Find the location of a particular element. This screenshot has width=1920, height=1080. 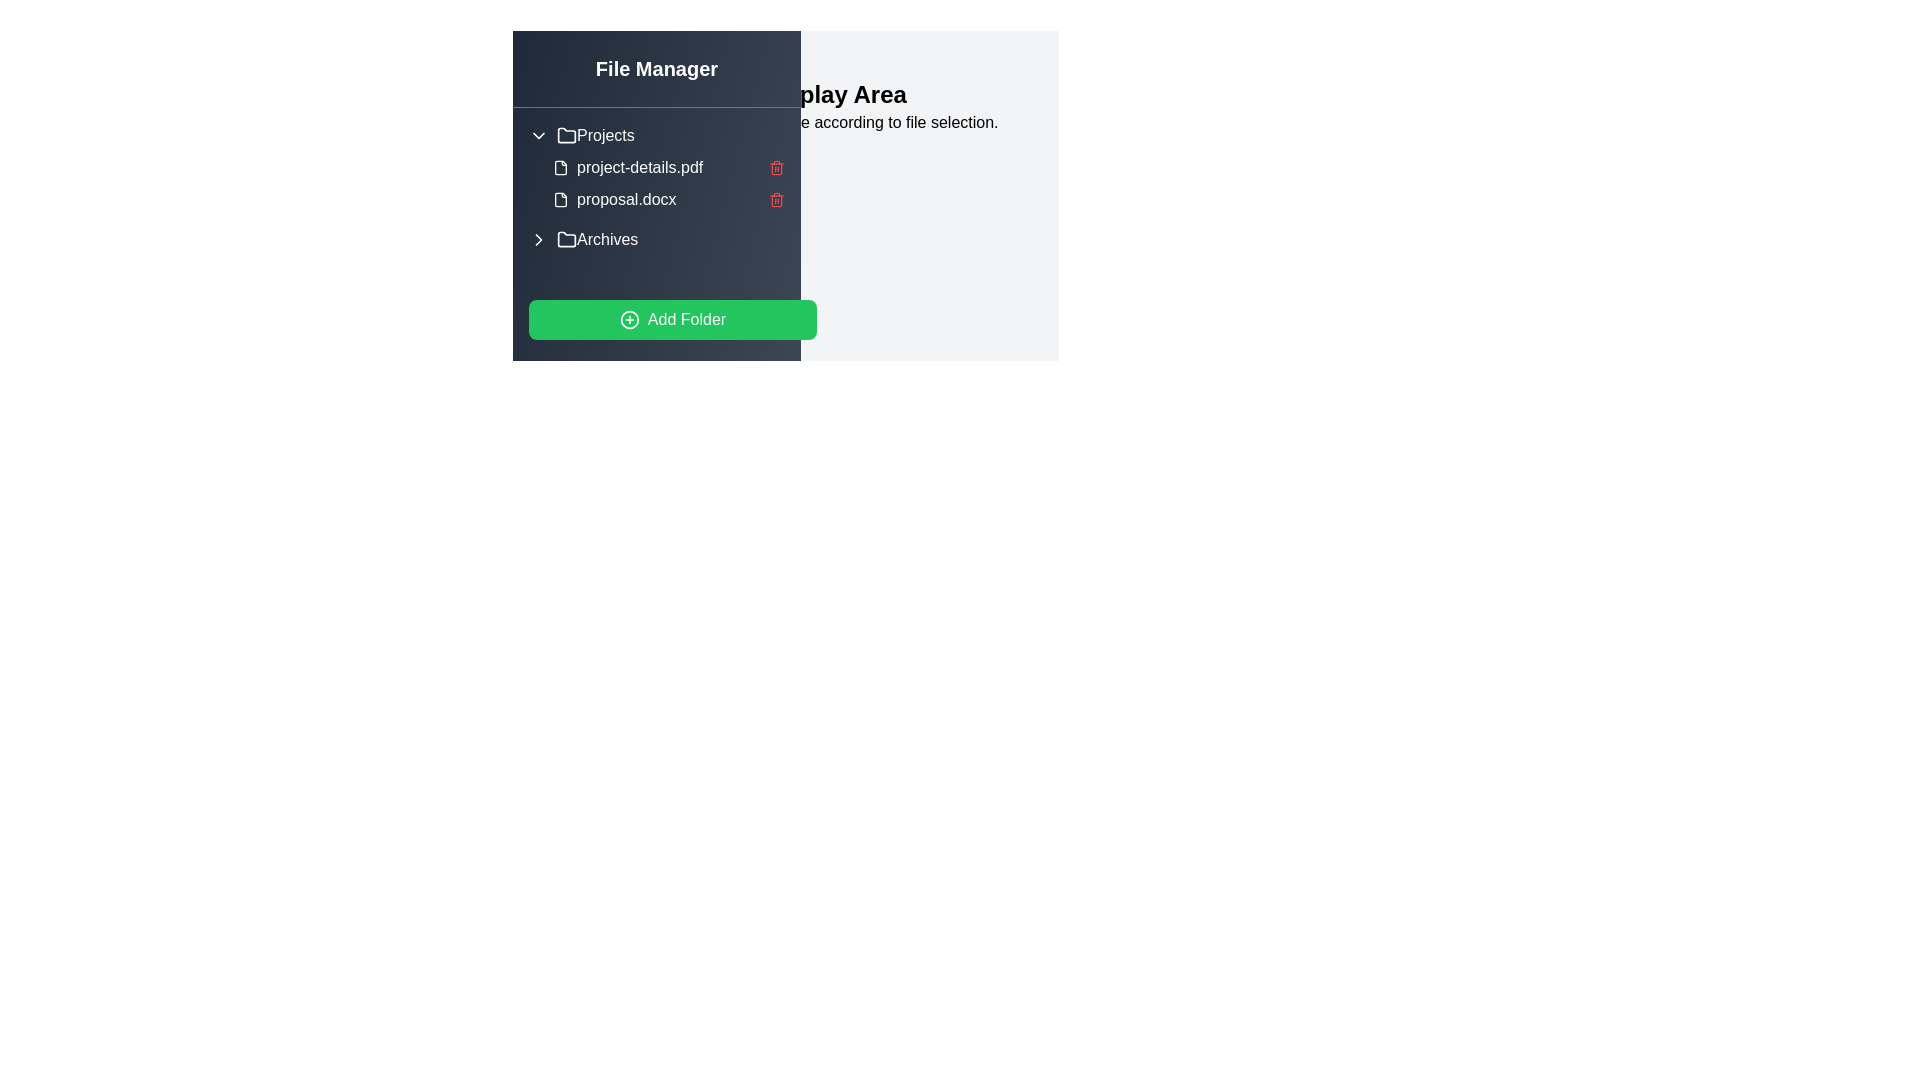

the circular shape of the 'Add Folder' button, which is part of a green-colored plus-symbol icon located at the bottom of the file management panel is located at coordinates (628, 319).